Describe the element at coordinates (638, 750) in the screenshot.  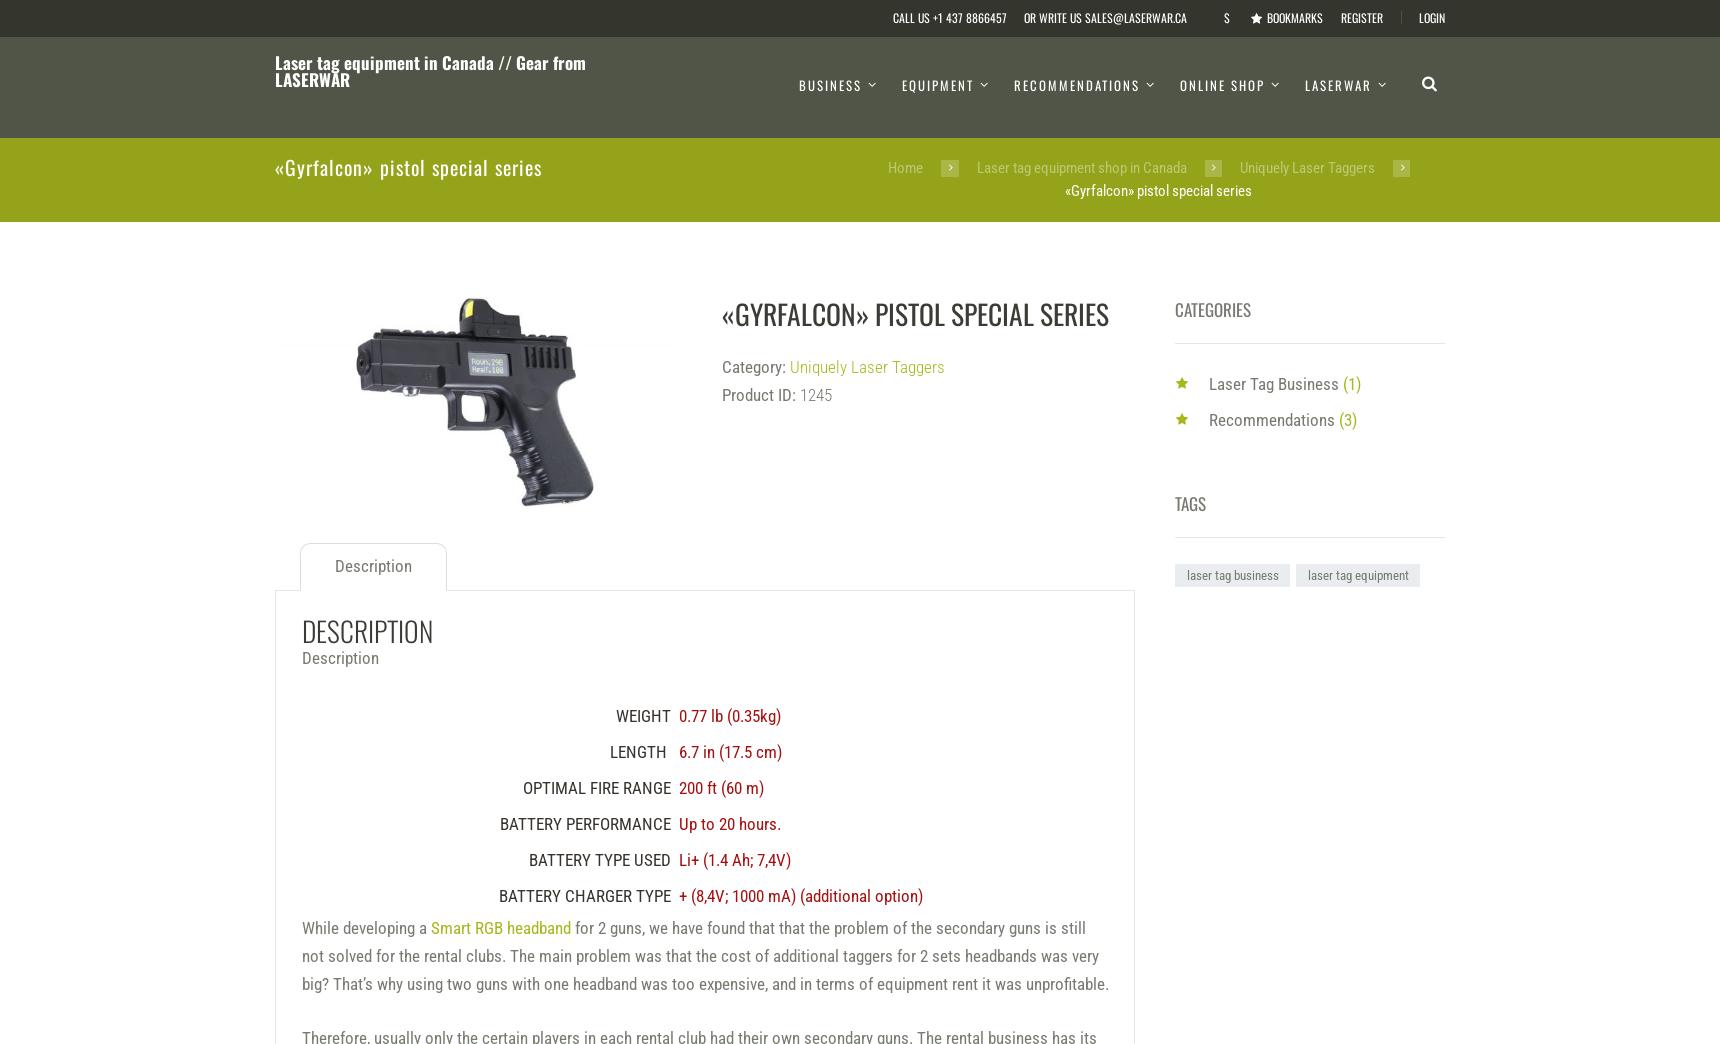
I see `'LENGTH'` at that location.